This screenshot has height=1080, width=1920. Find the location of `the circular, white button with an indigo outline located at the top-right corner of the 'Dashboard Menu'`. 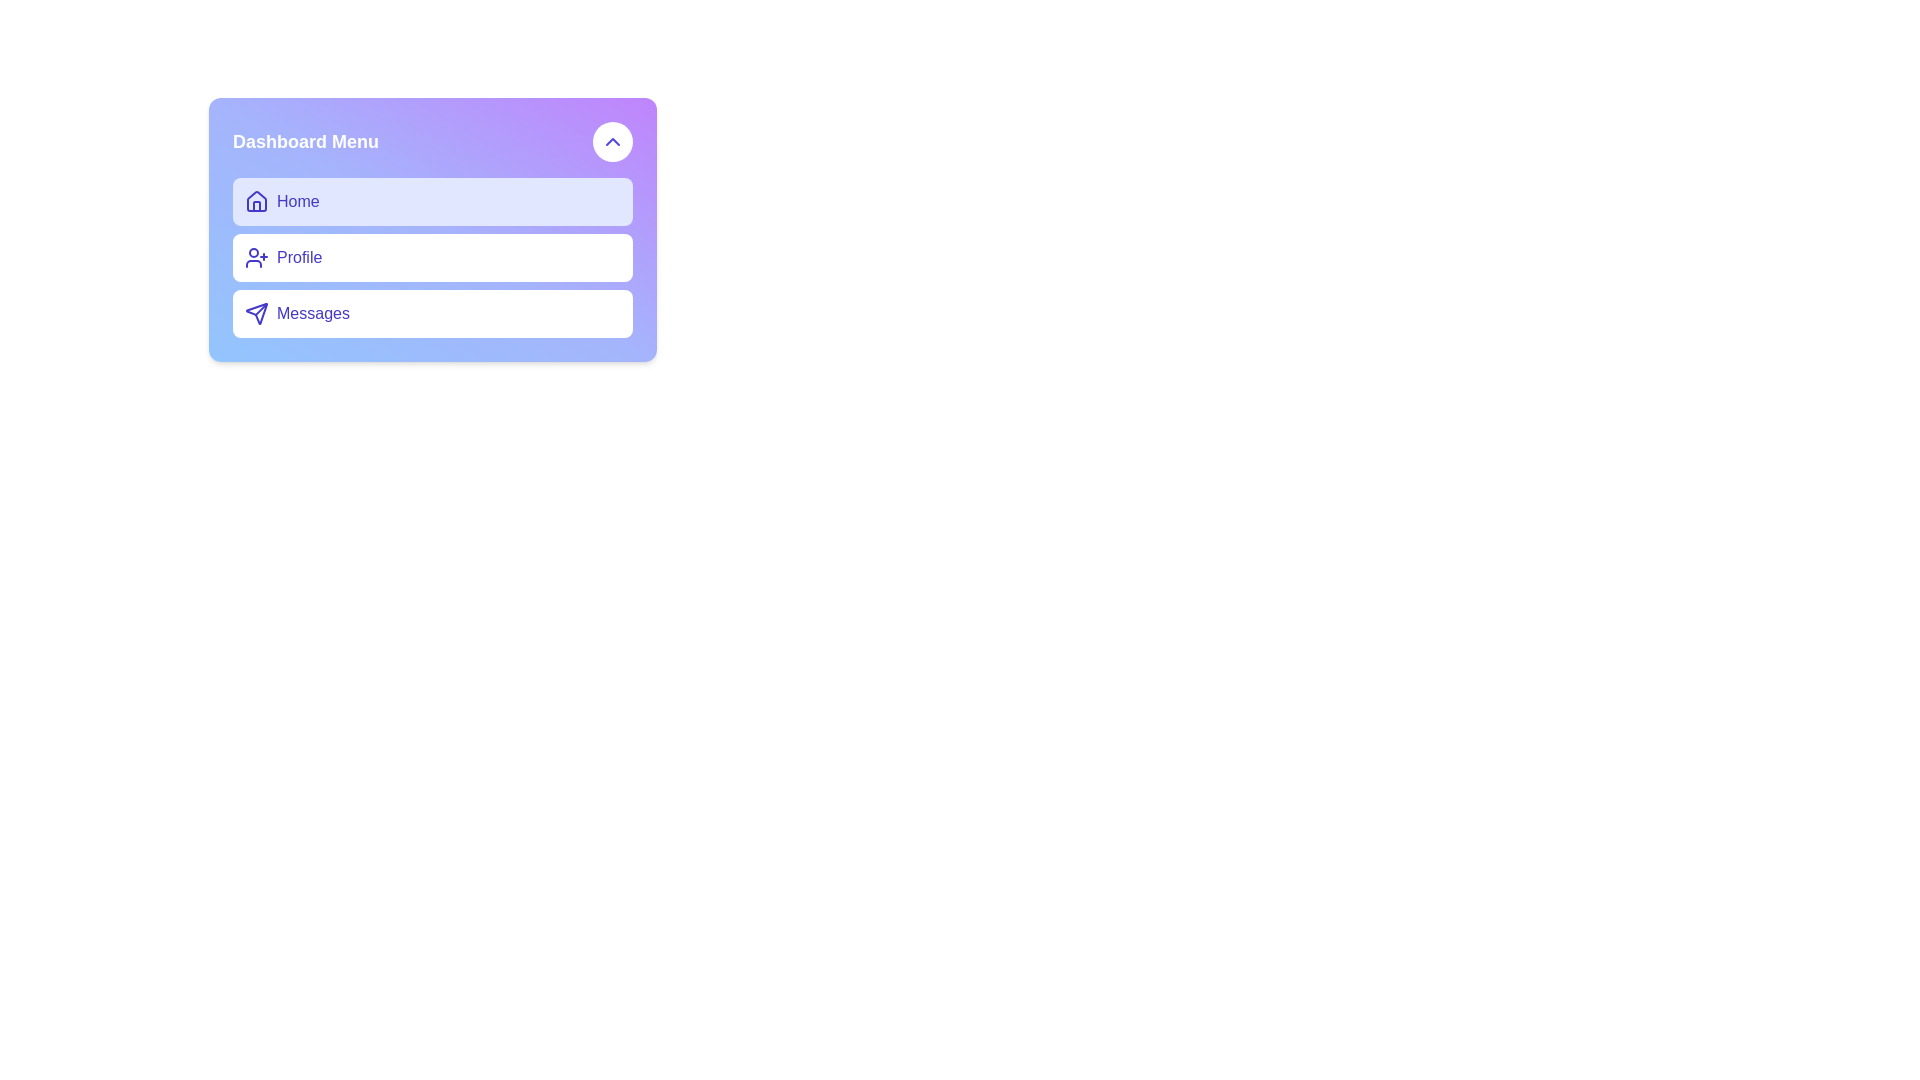

the circular, white button with an indigo outline located at the top-right corner of the 'Dashboard Menu' is located at coordinates (612, 141).